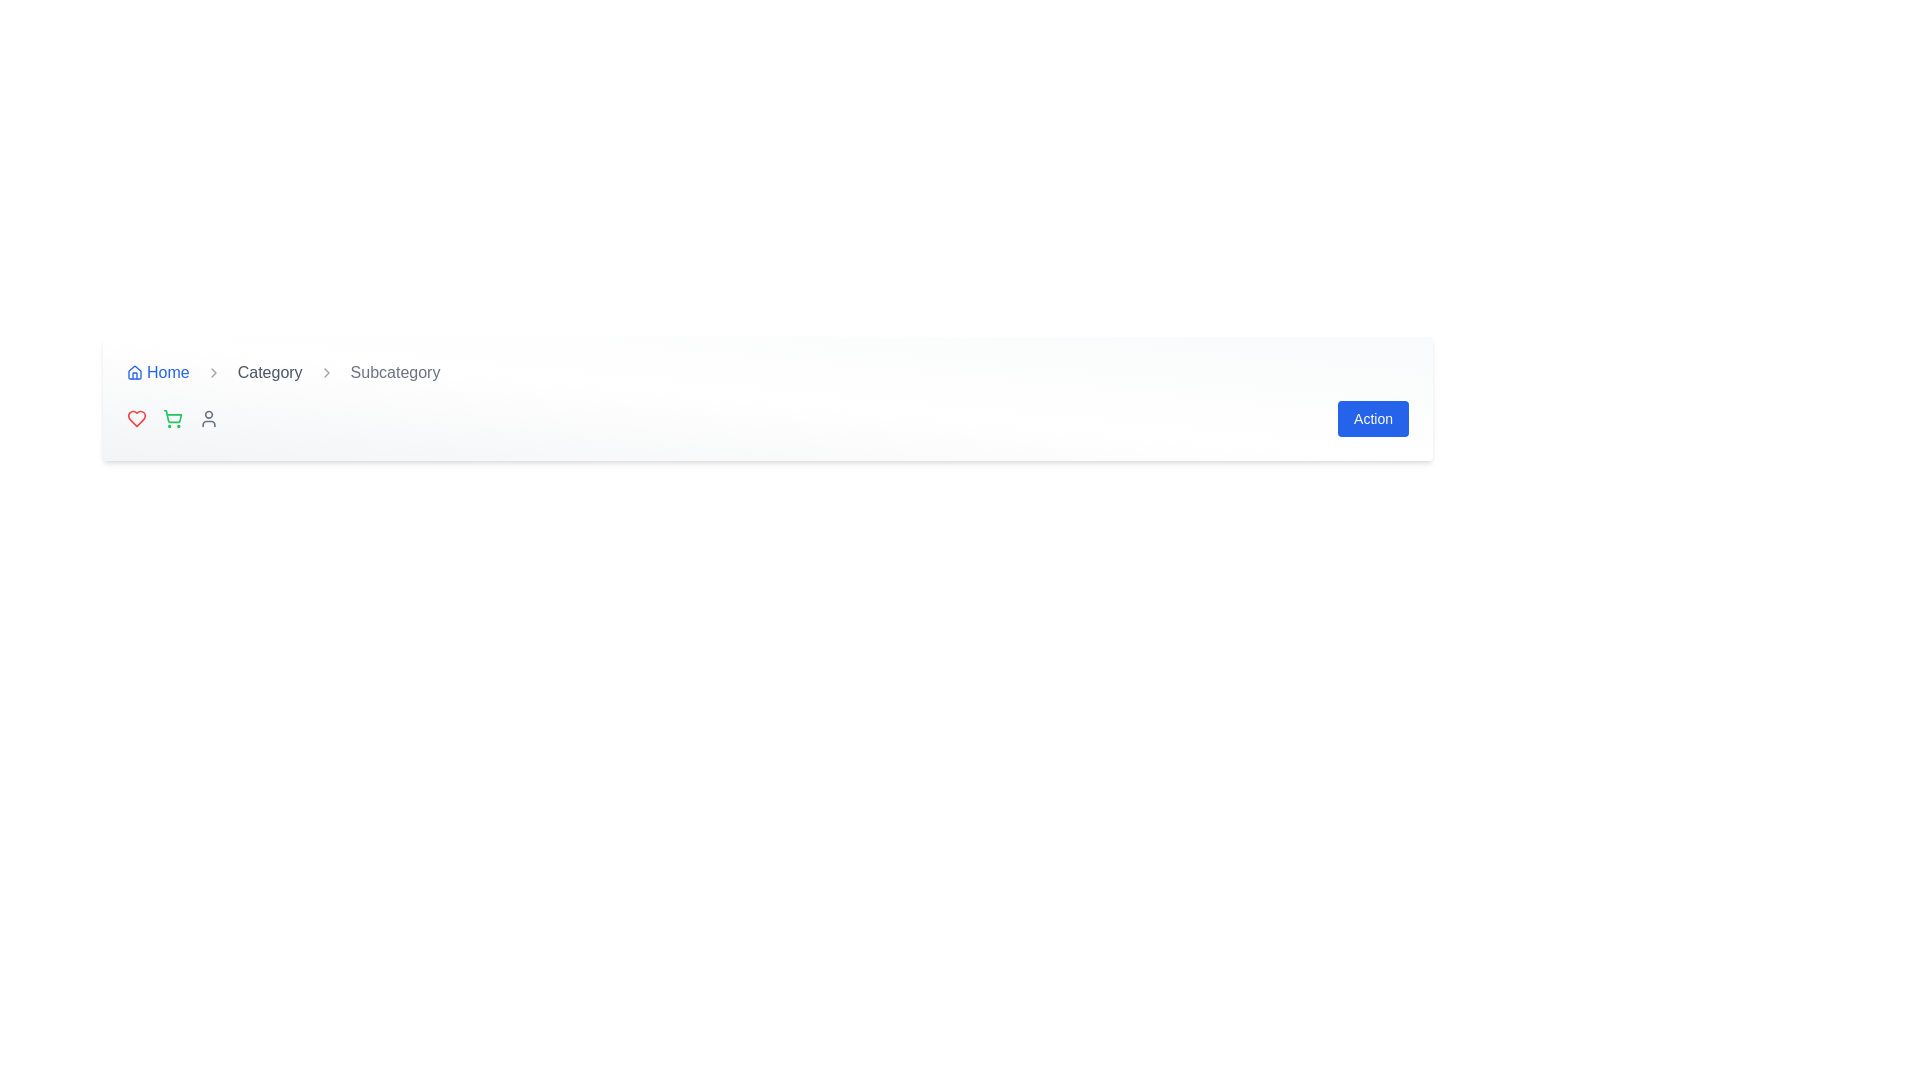 The height and width of the screenshot is (1080, 1920). What do you see at coordinates (172, 415) in the screenshot?
I see `the shopping cart icon located in the navigation bar` at bounding box center [172, 415].